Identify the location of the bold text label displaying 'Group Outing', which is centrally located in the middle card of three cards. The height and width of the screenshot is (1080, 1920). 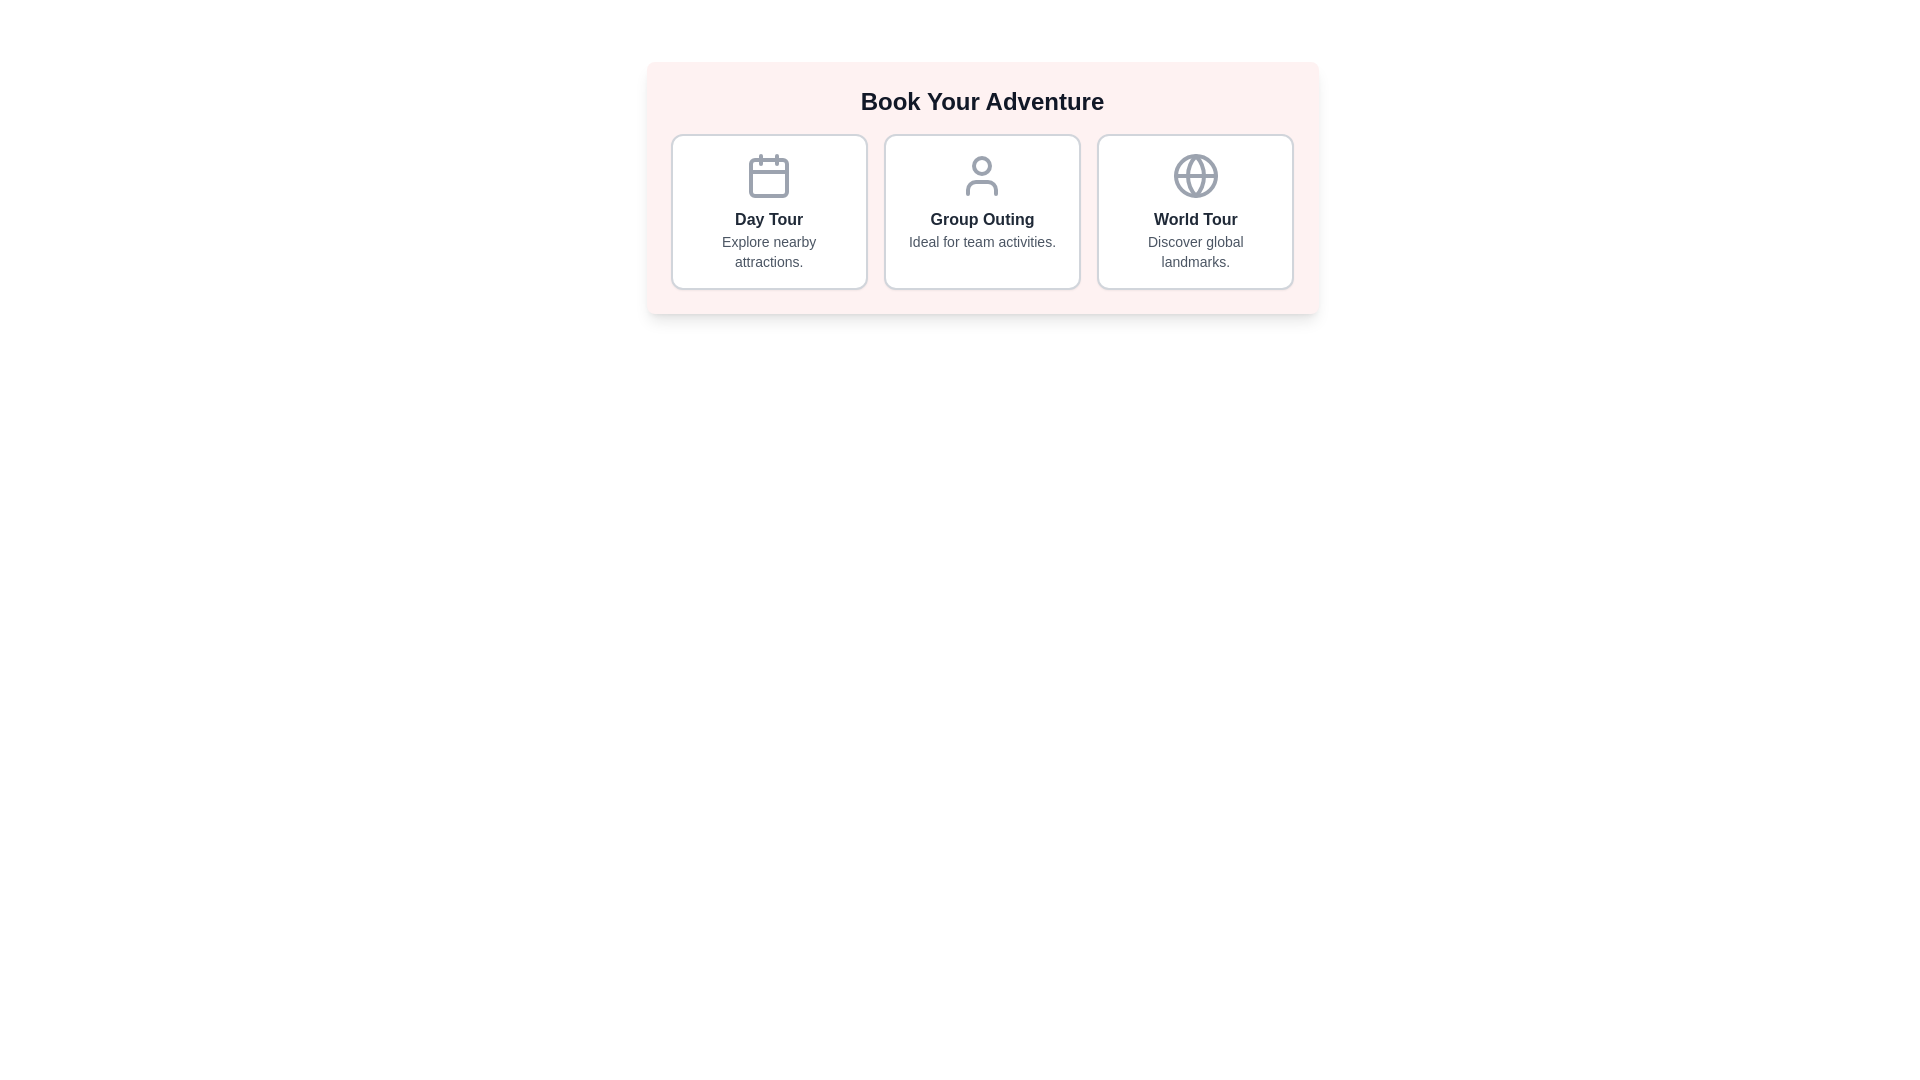
(982, 219).